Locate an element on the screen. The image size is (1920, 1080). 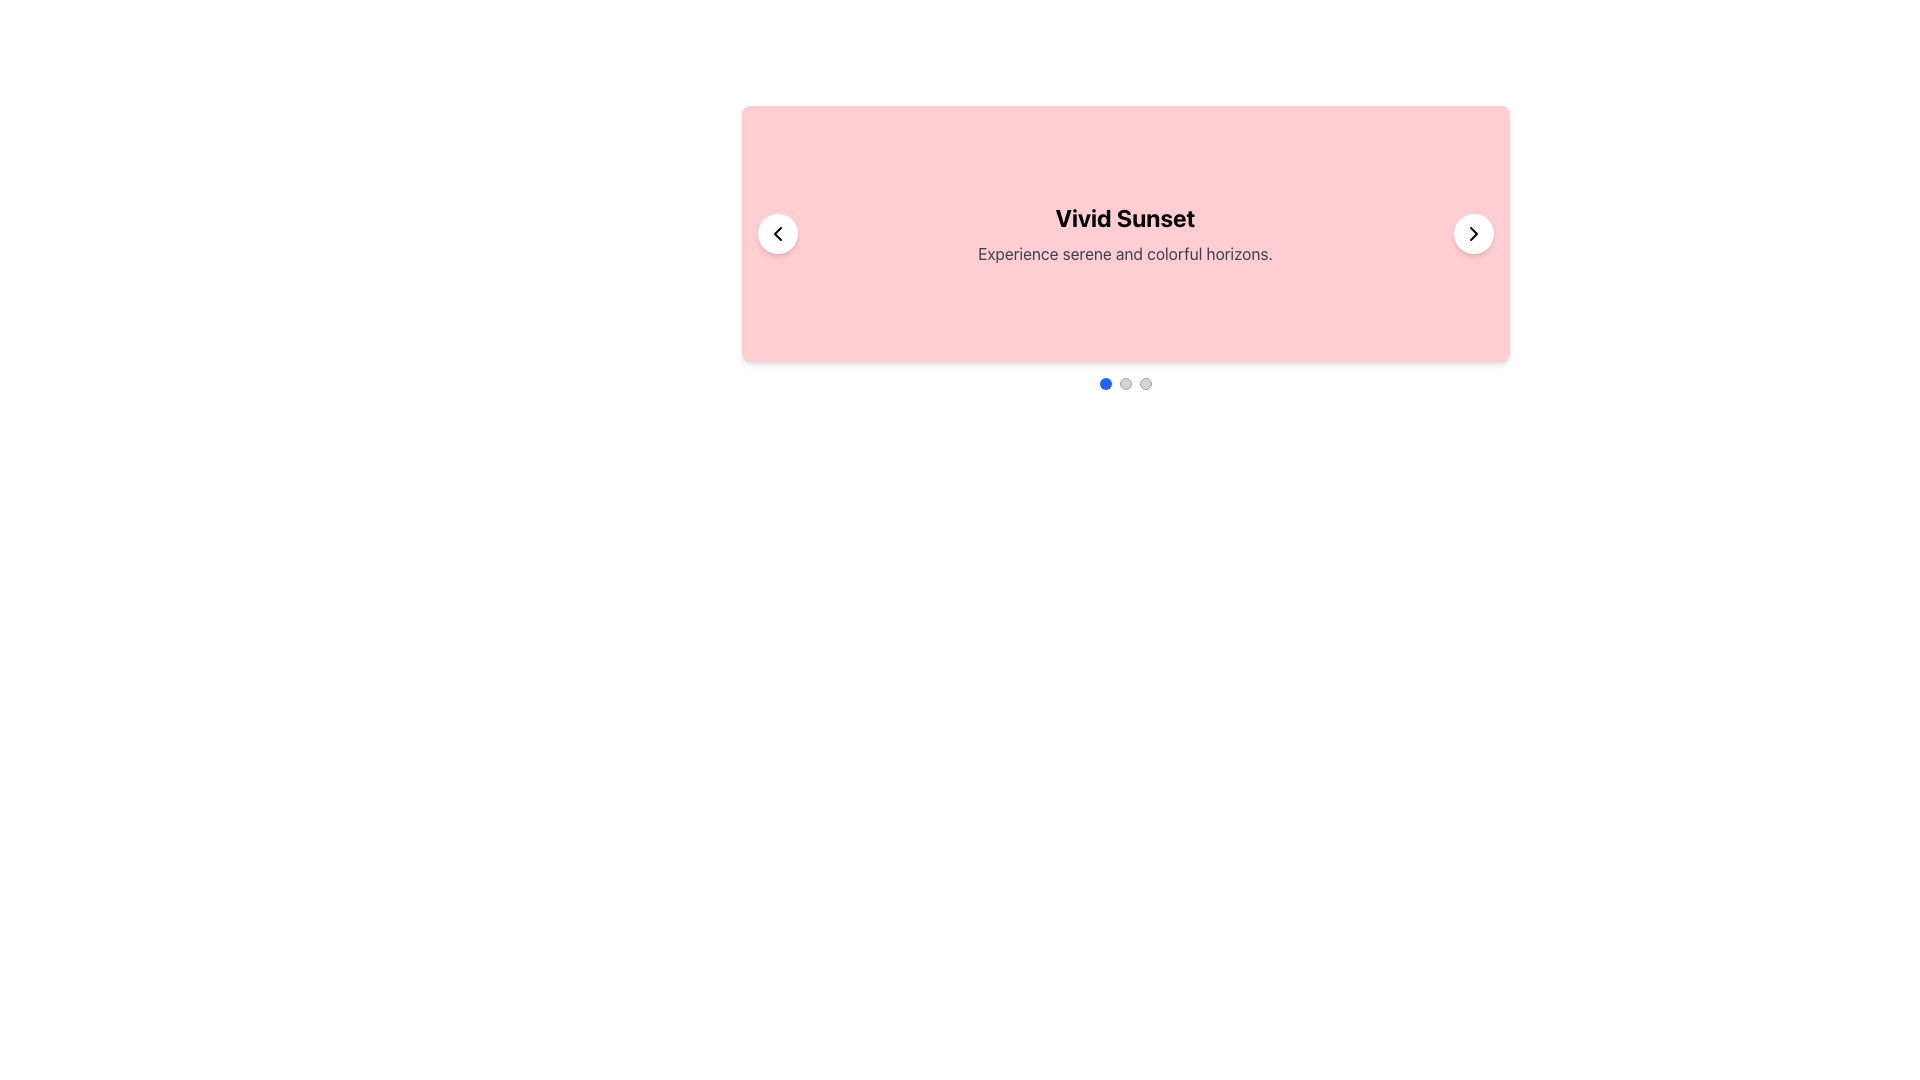
the second circular indicator button with a light gray background and gray border, located below the pink section is located at coordinates (1125, 384).